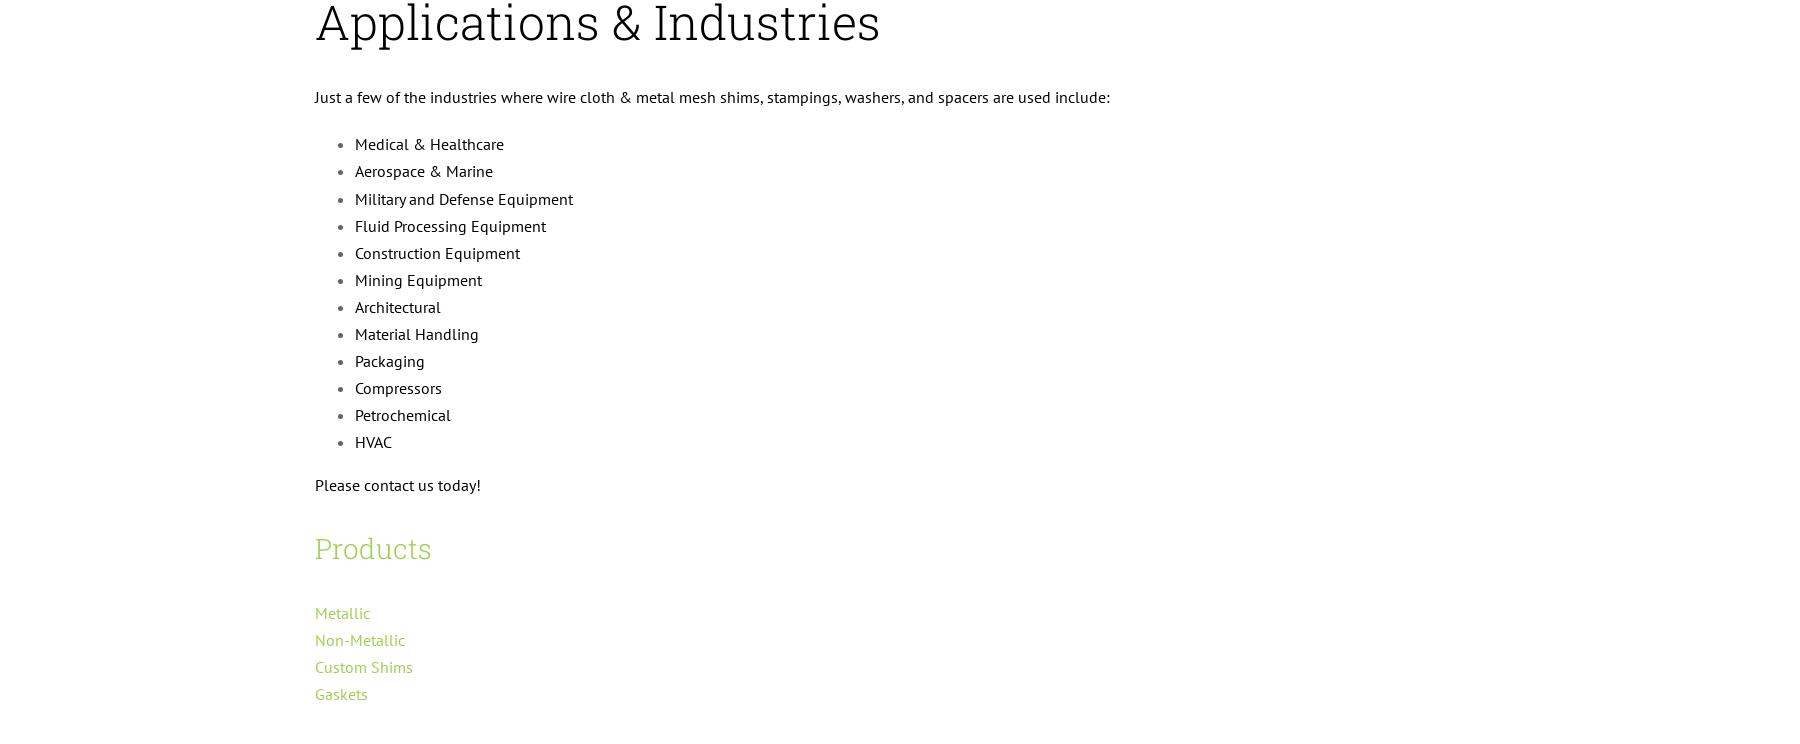  Describe the element at coordinates (314, 611) in the screenshot. I see `'Metallic'` at that location.